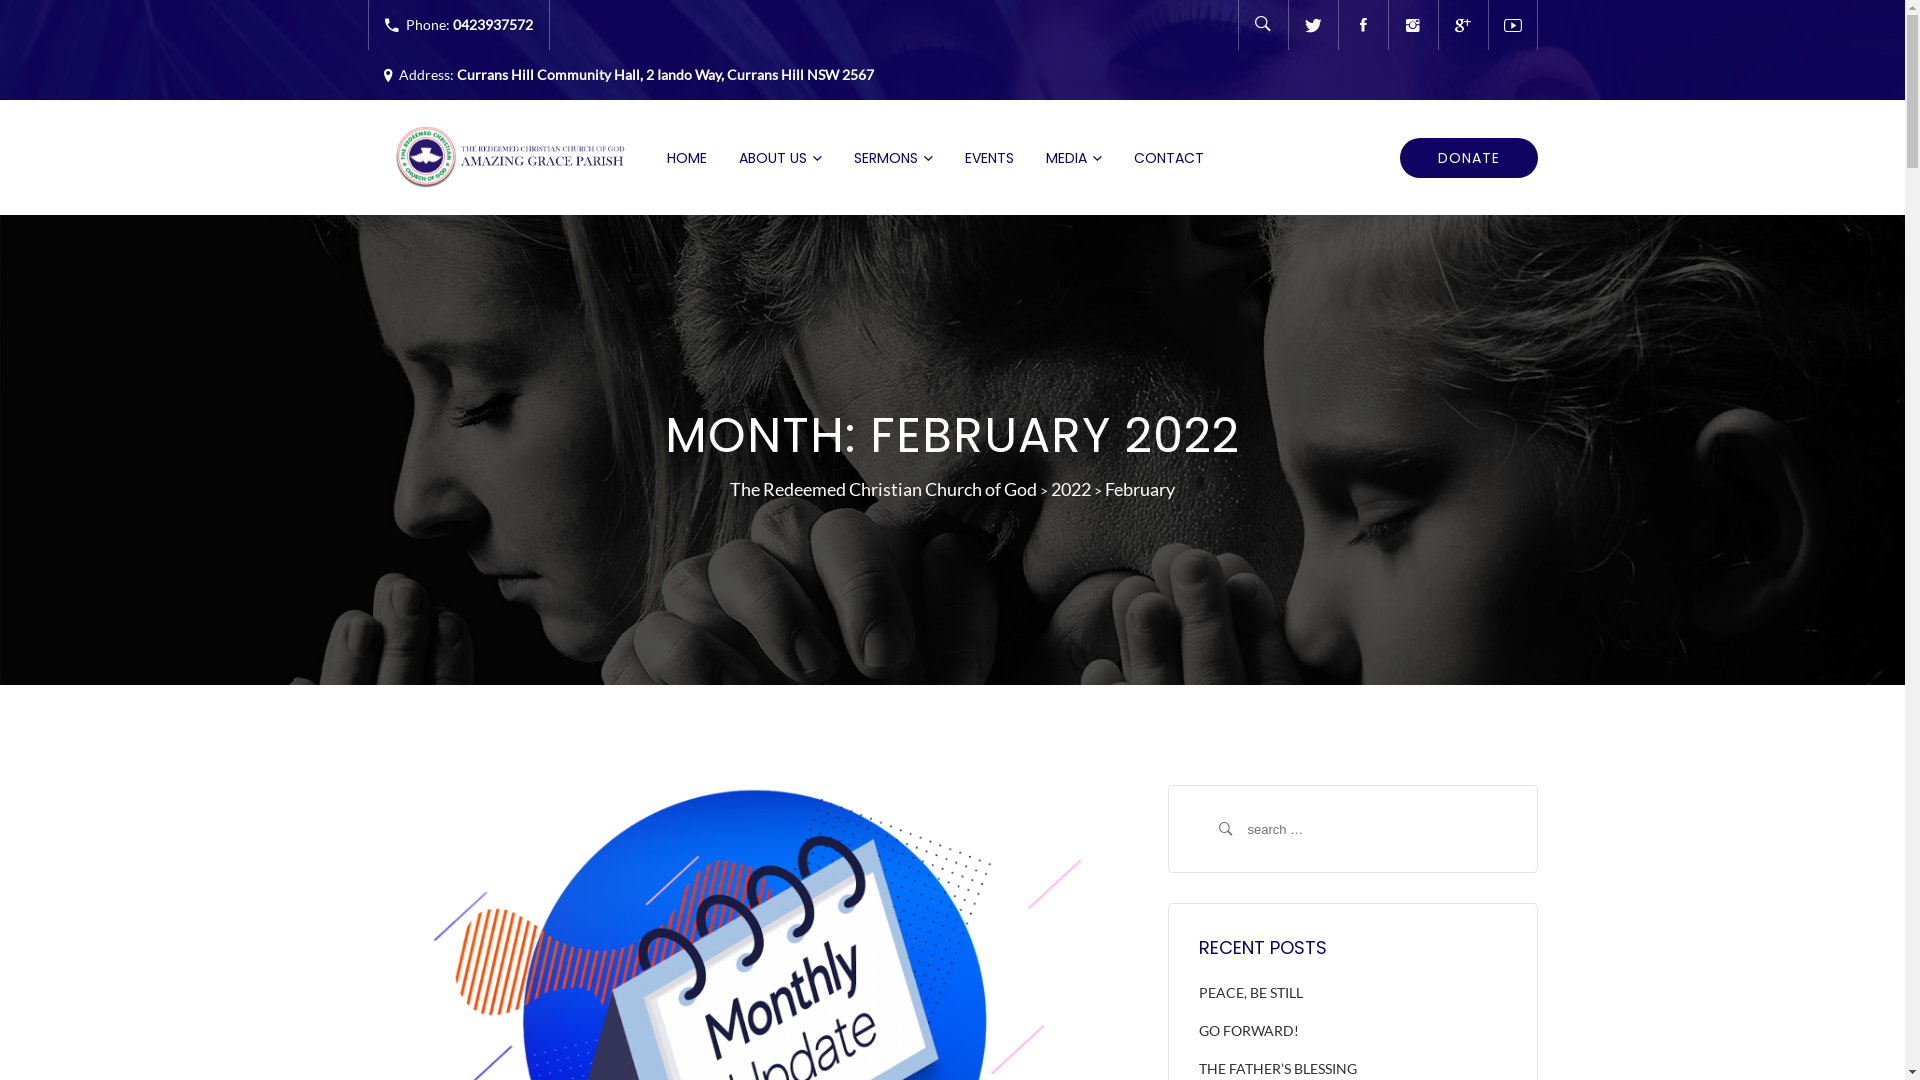 The image size is (1920, 1080). I want to click on 'Youtube', so click(1512, 24).